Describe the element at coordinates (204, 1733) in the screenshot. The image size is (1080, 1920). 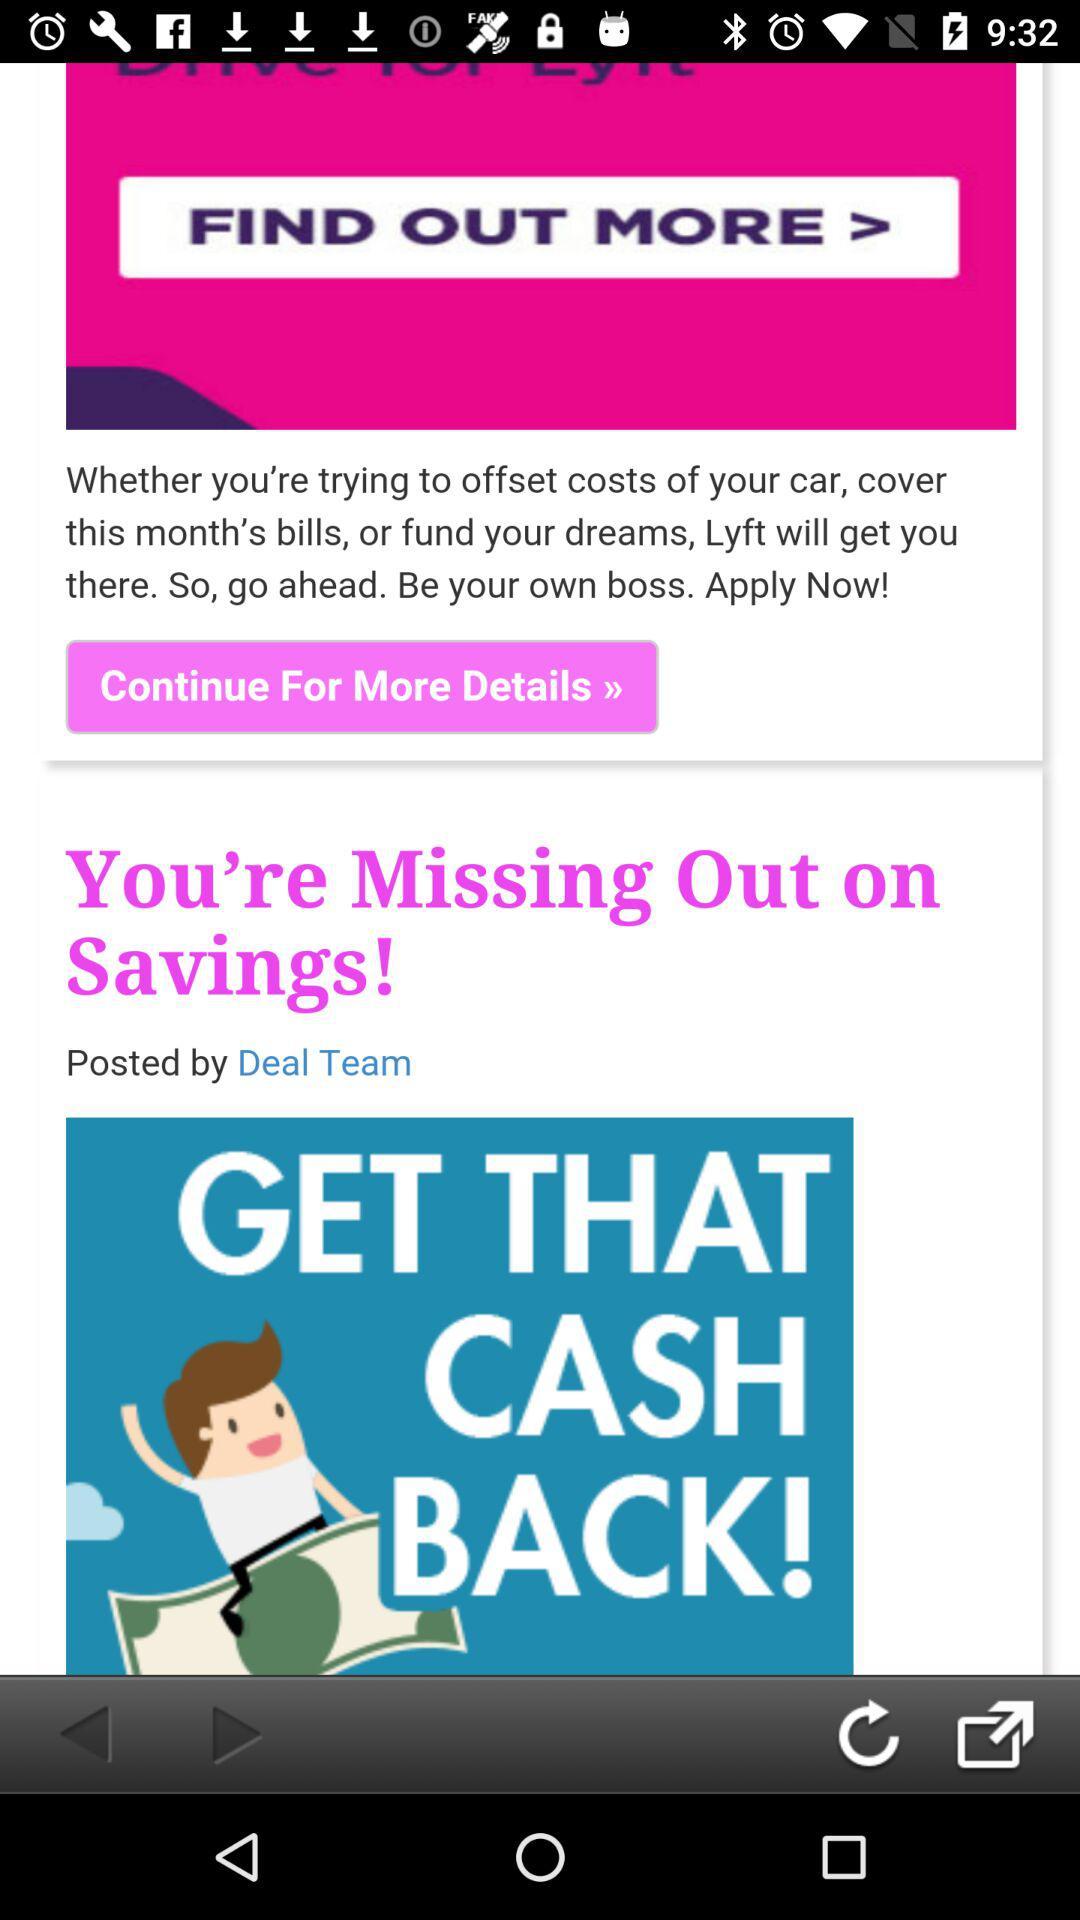
I see `forward` at that location.